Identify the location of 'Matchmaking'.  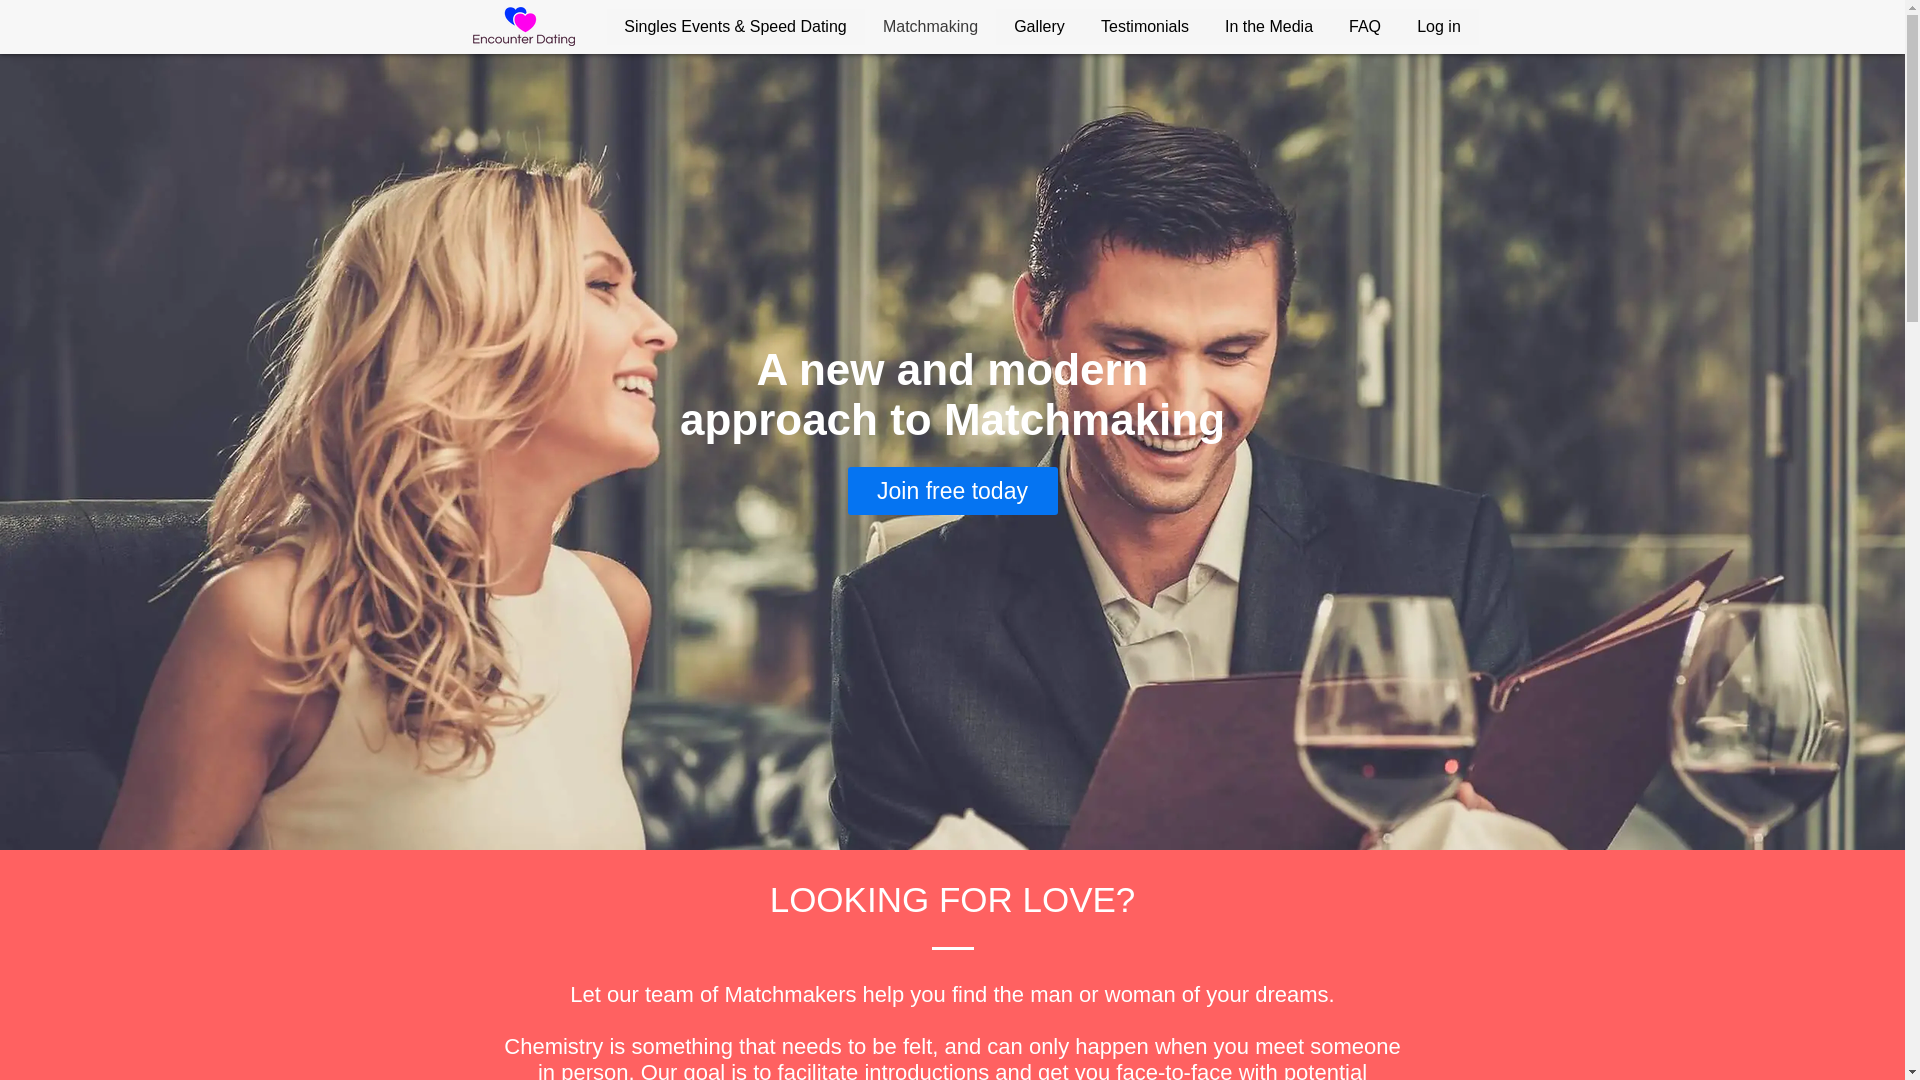
(928, 27).